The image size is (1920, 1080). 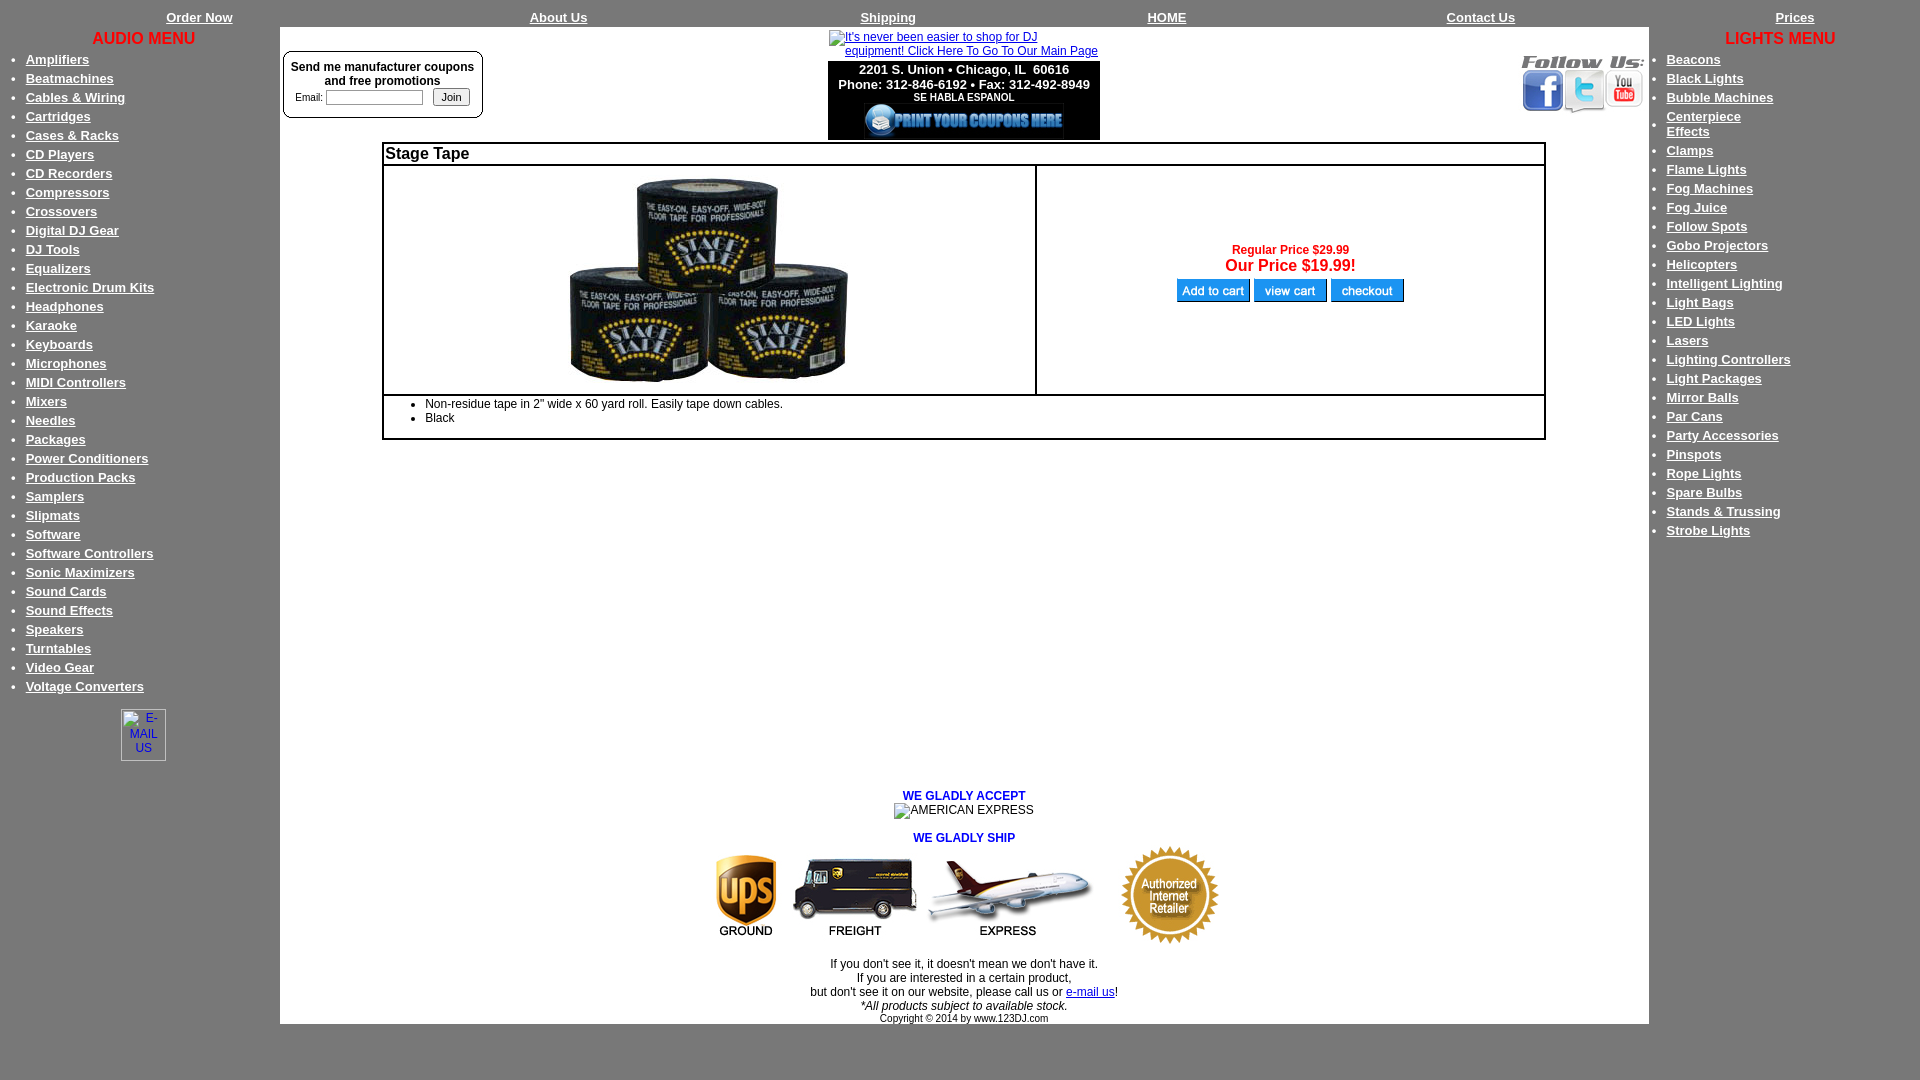 What do you see at coordinates (1795, 17) in the screenshot?
I see `'Prices'` at bounding box center [1795, 17].